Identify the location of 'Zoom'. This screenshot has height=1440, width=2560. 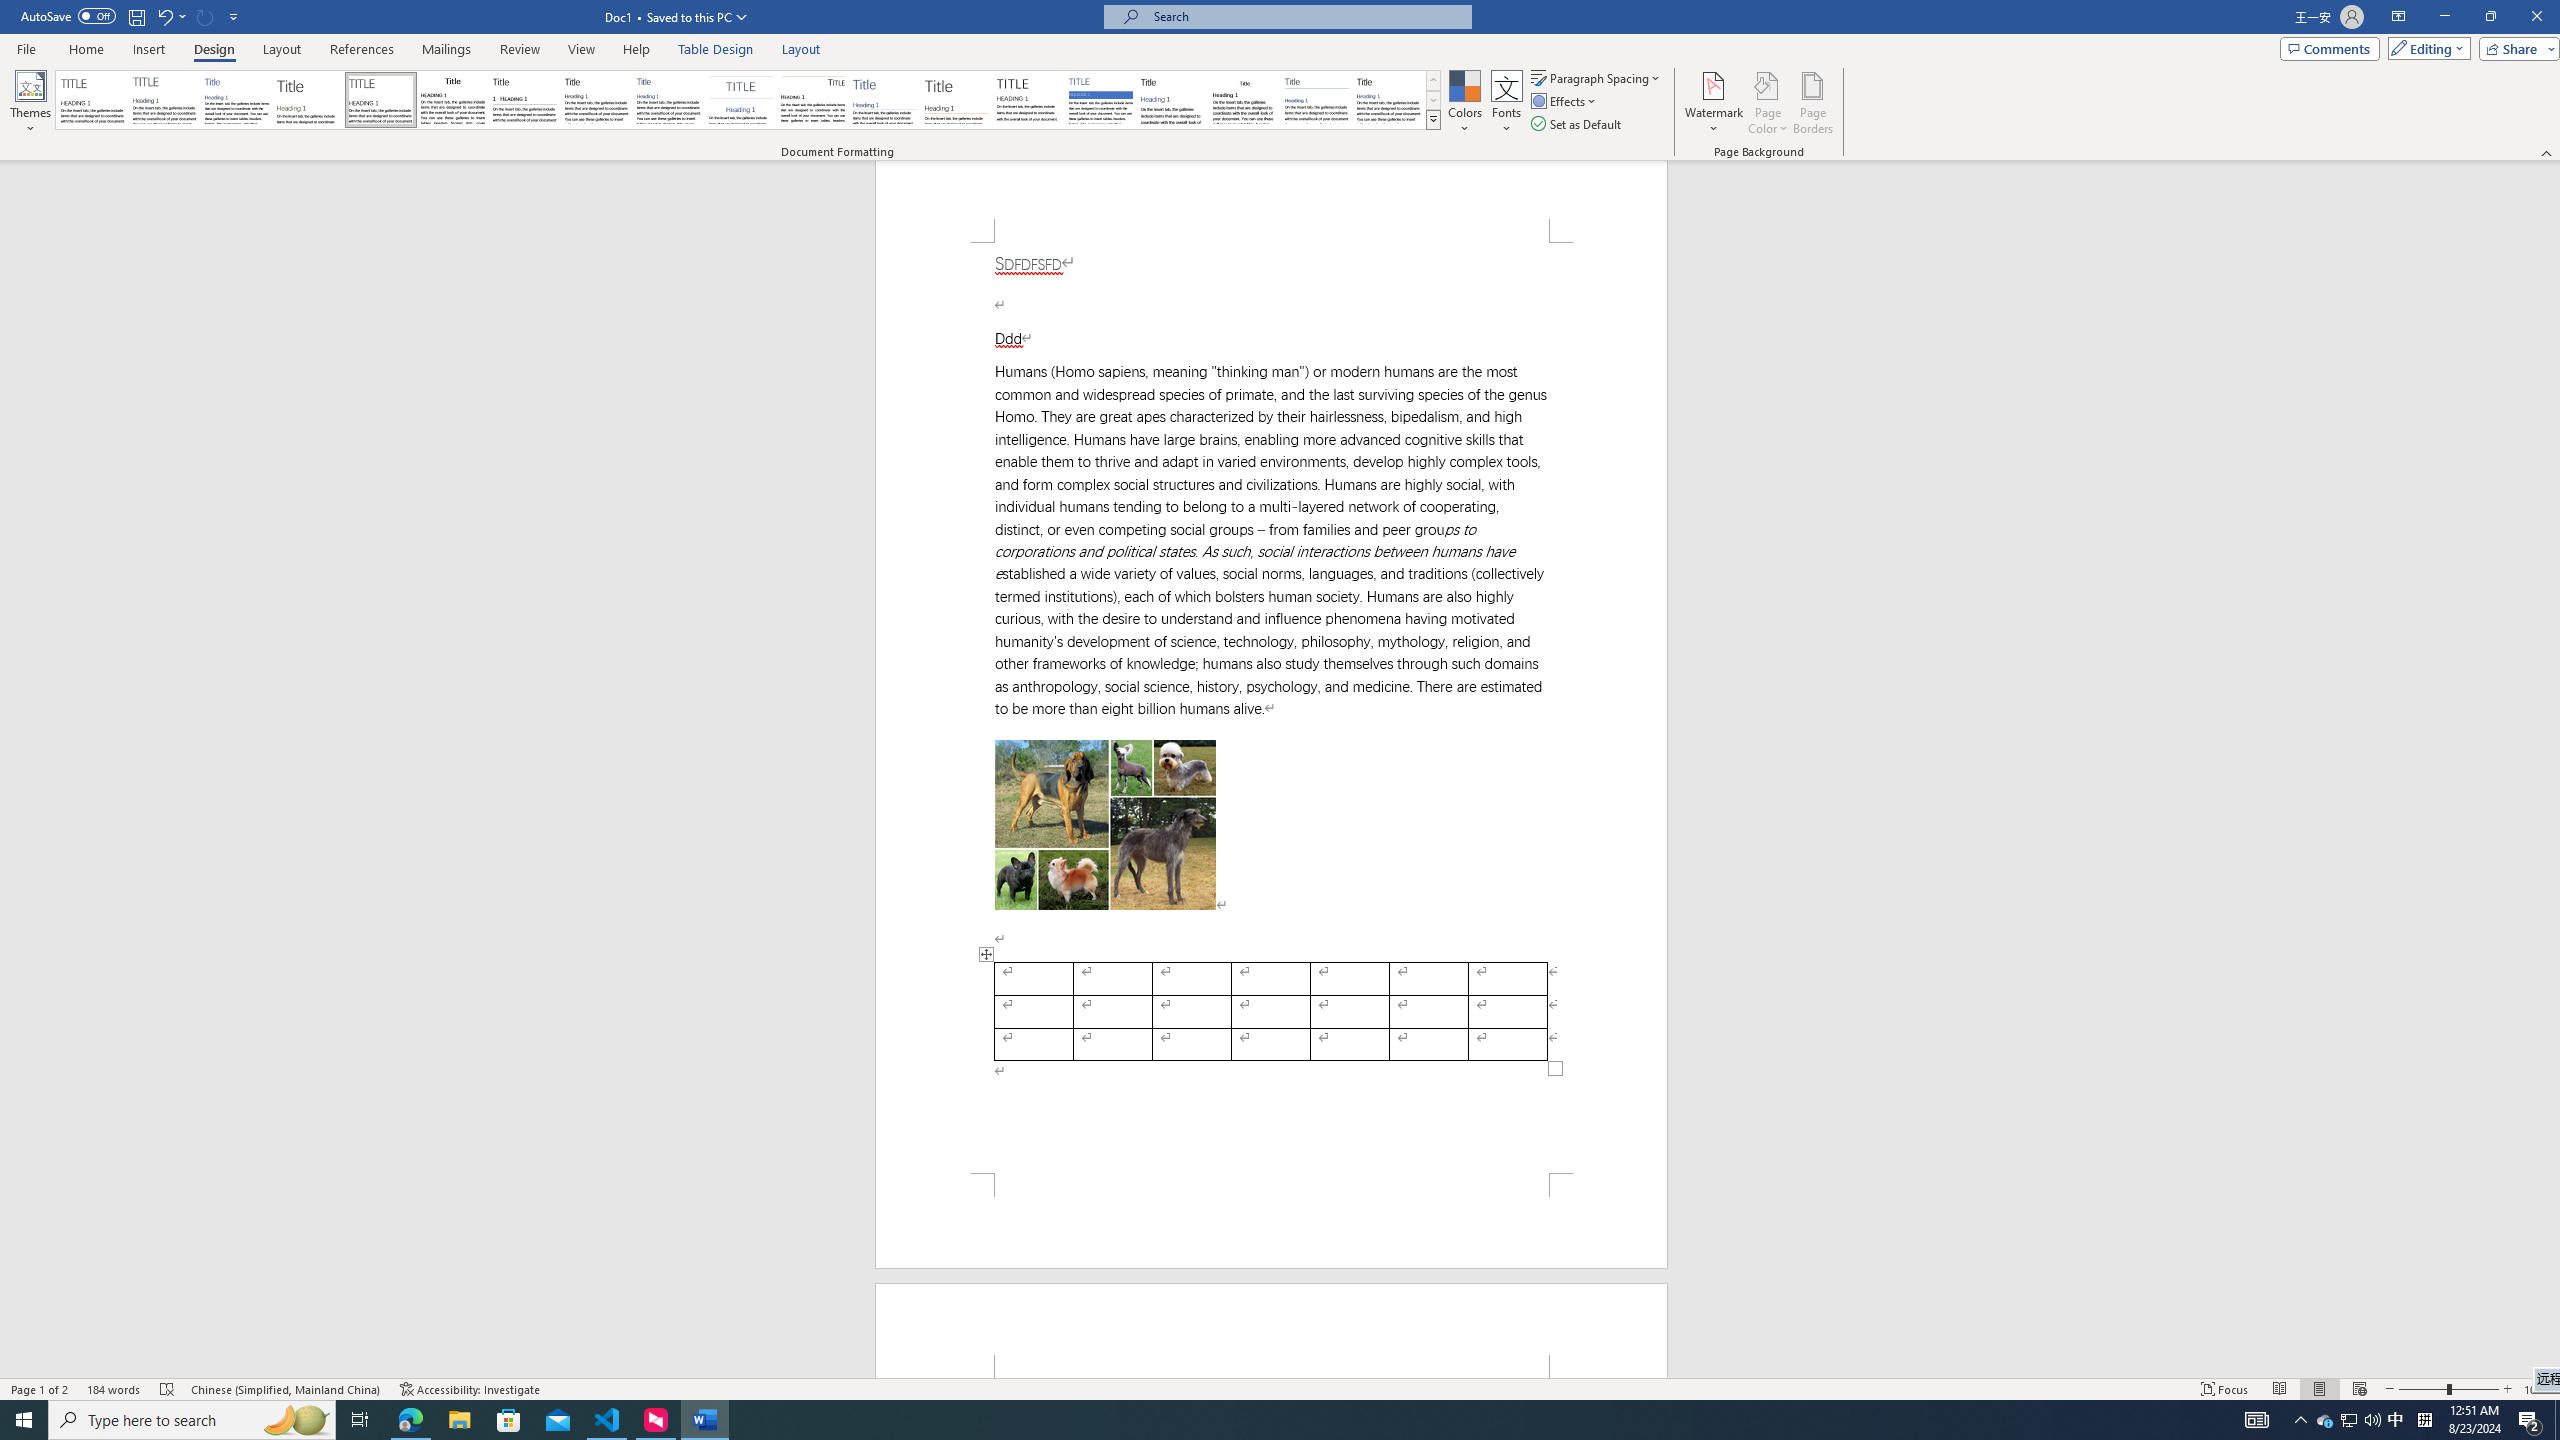
(2447, 1389).